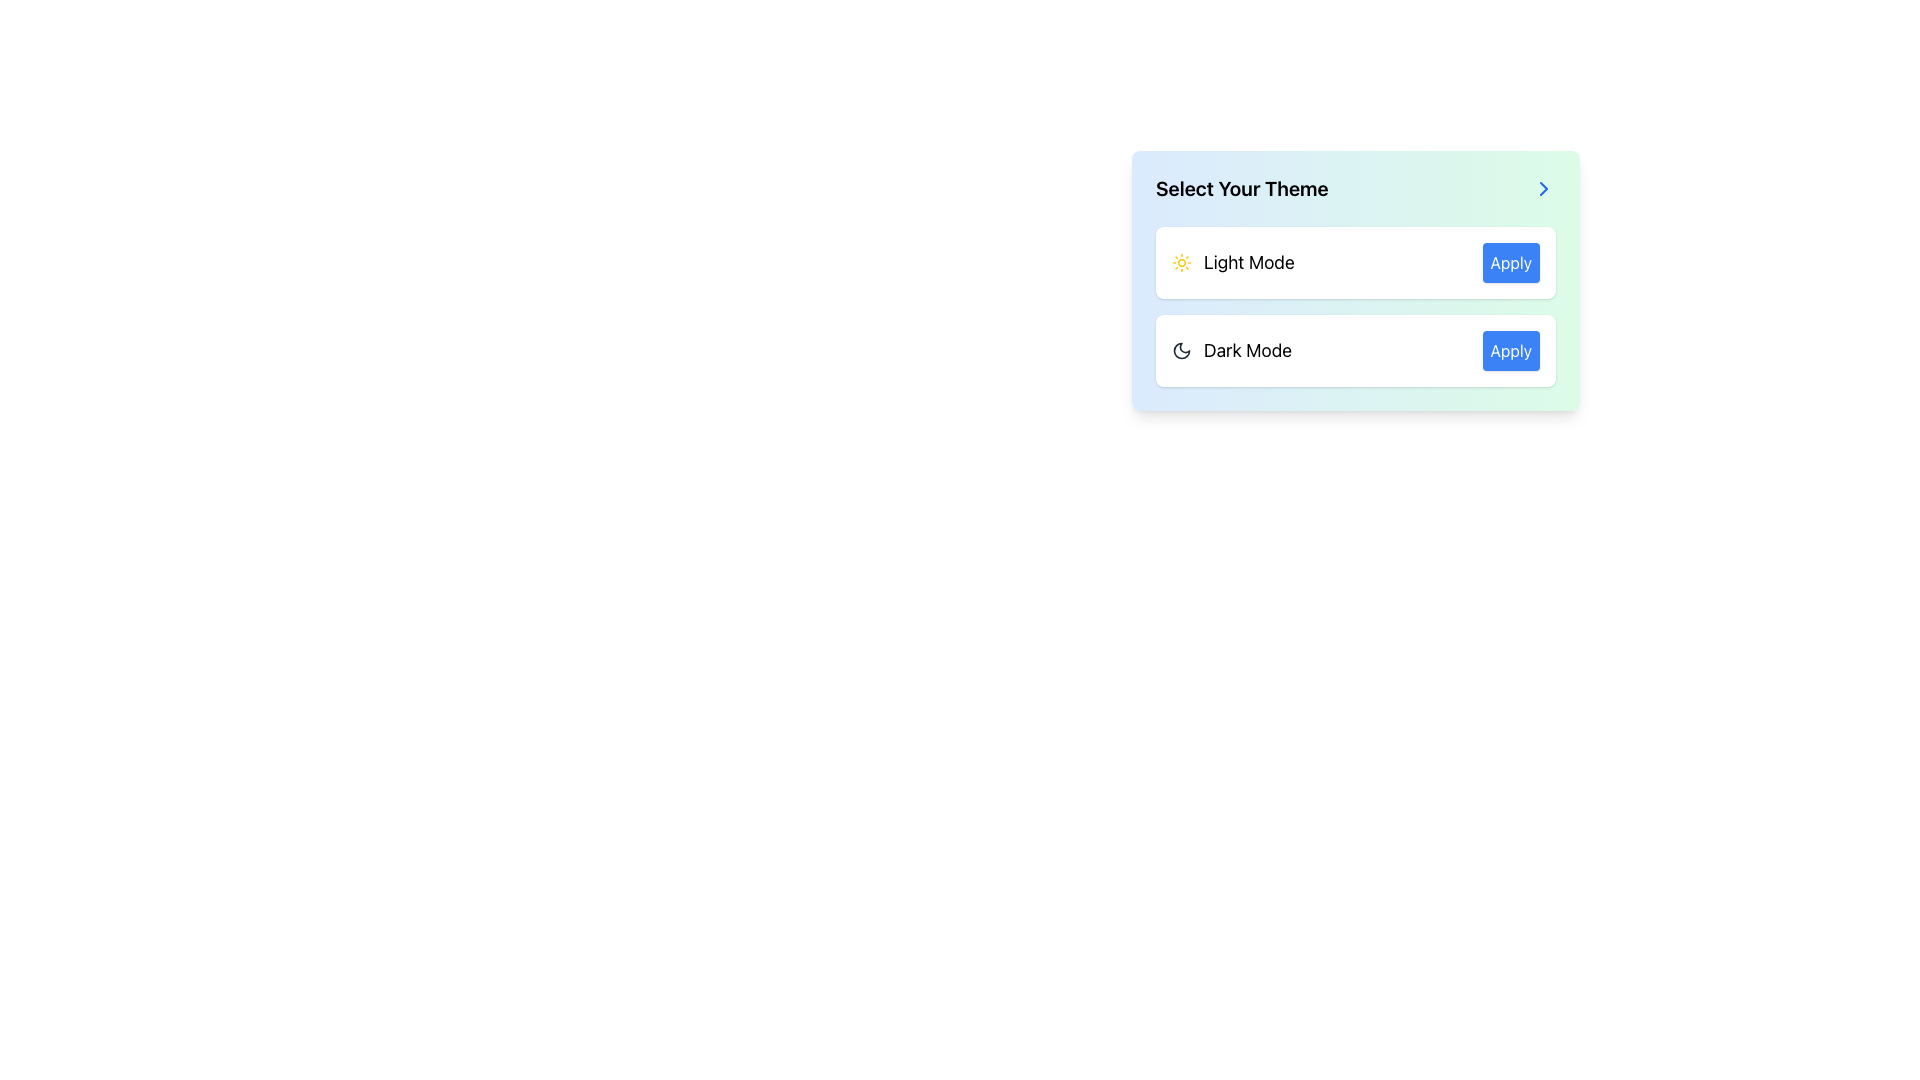  Describe the element at coordinates (1356, 323) in the screenshot. I see `the 'Dark Mode' option in the interactive Option card labeled 'Select Your Theme'` at that location.